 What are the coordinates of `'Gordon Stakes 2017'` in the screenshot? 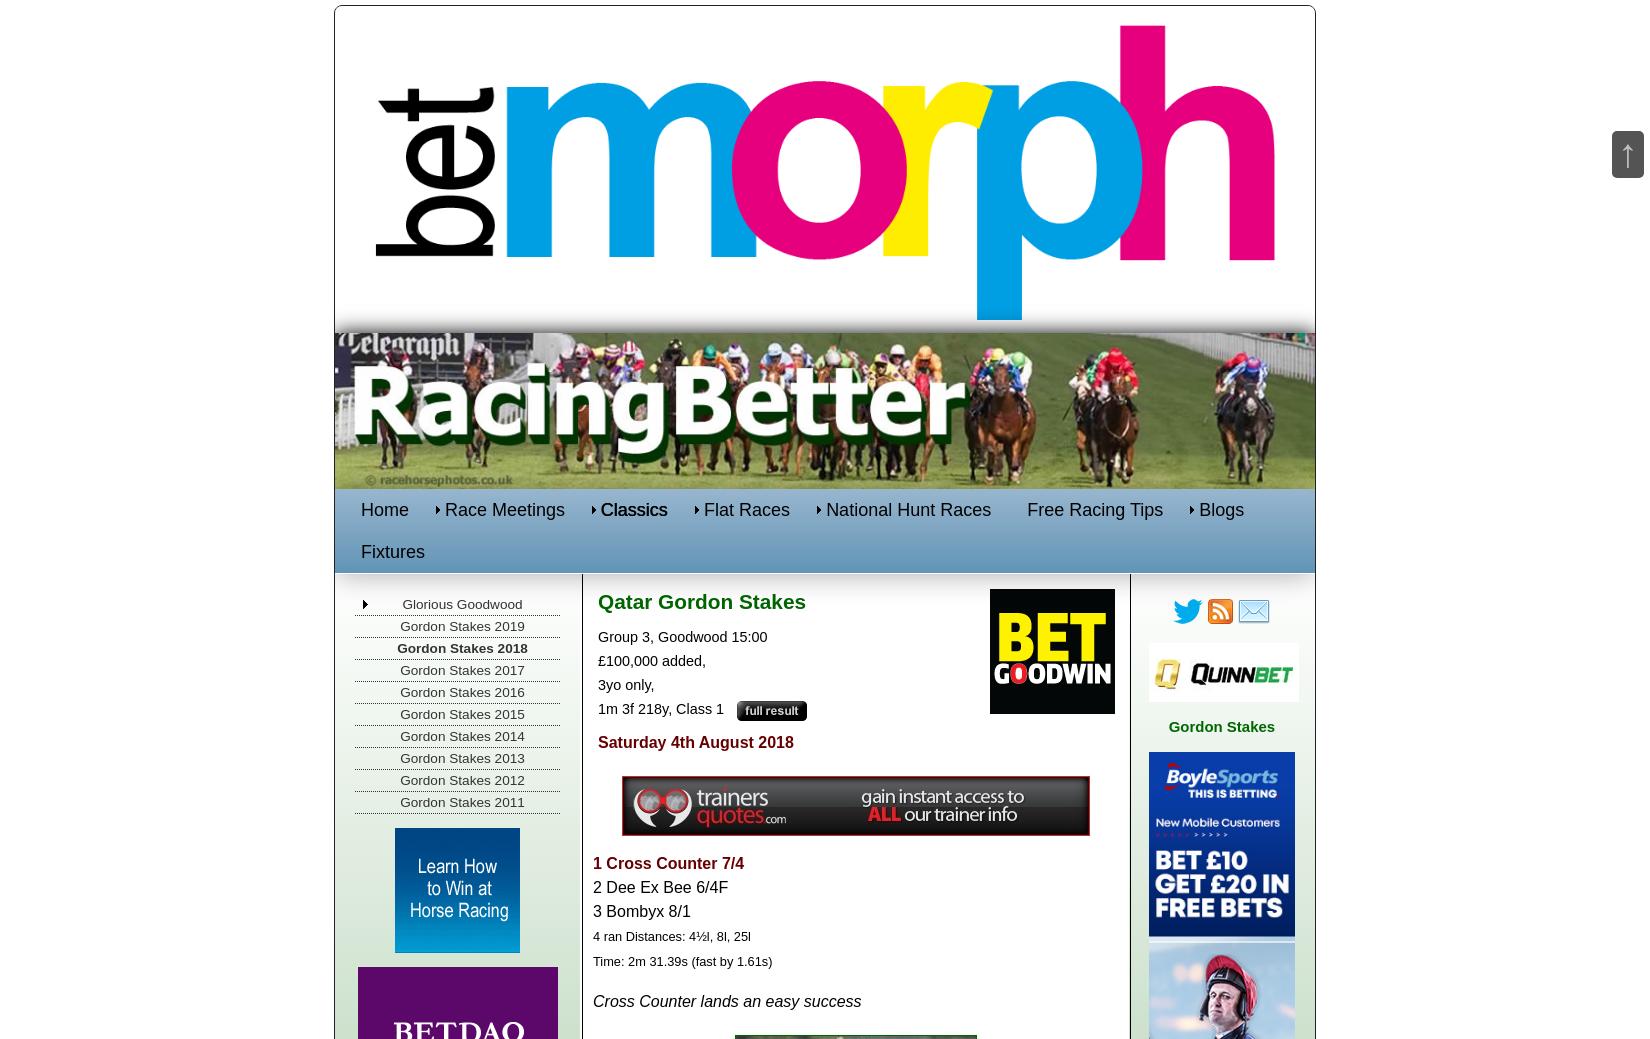 It's located at (461, 670).